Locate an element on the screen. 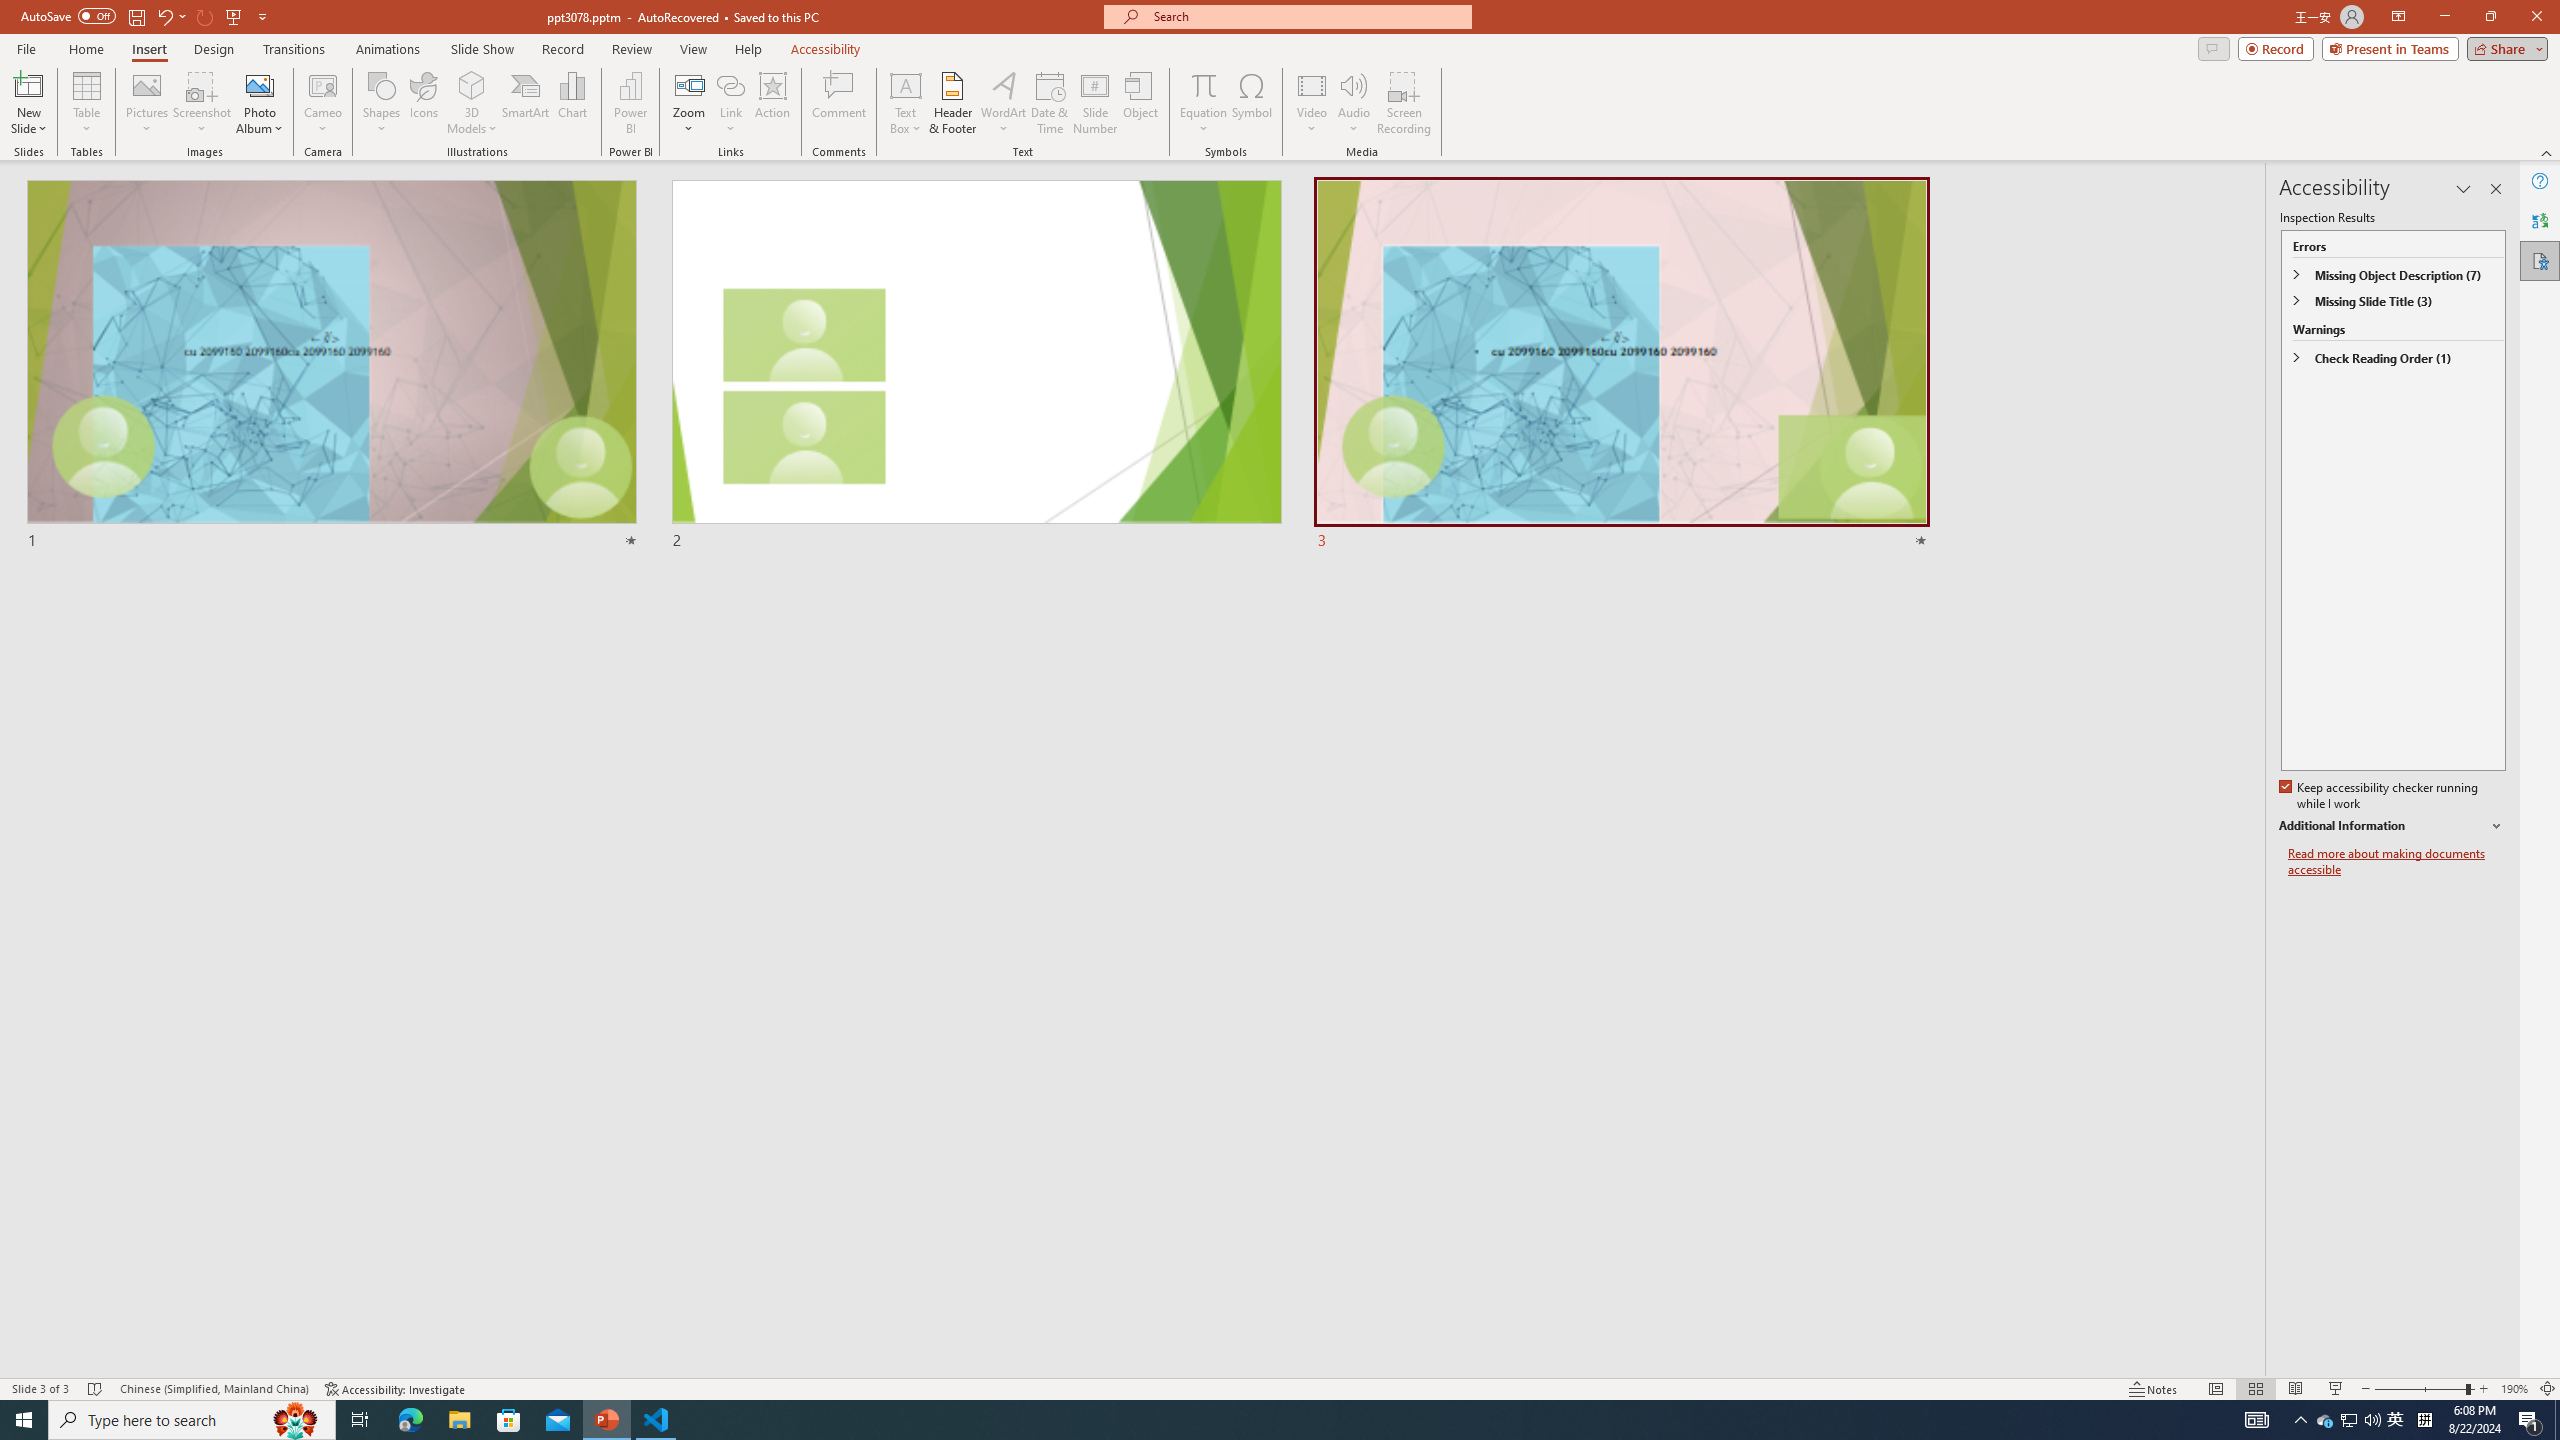 This screenshot has height=1440, width=2560. 'Comment' is located at coordinates (837, 103).